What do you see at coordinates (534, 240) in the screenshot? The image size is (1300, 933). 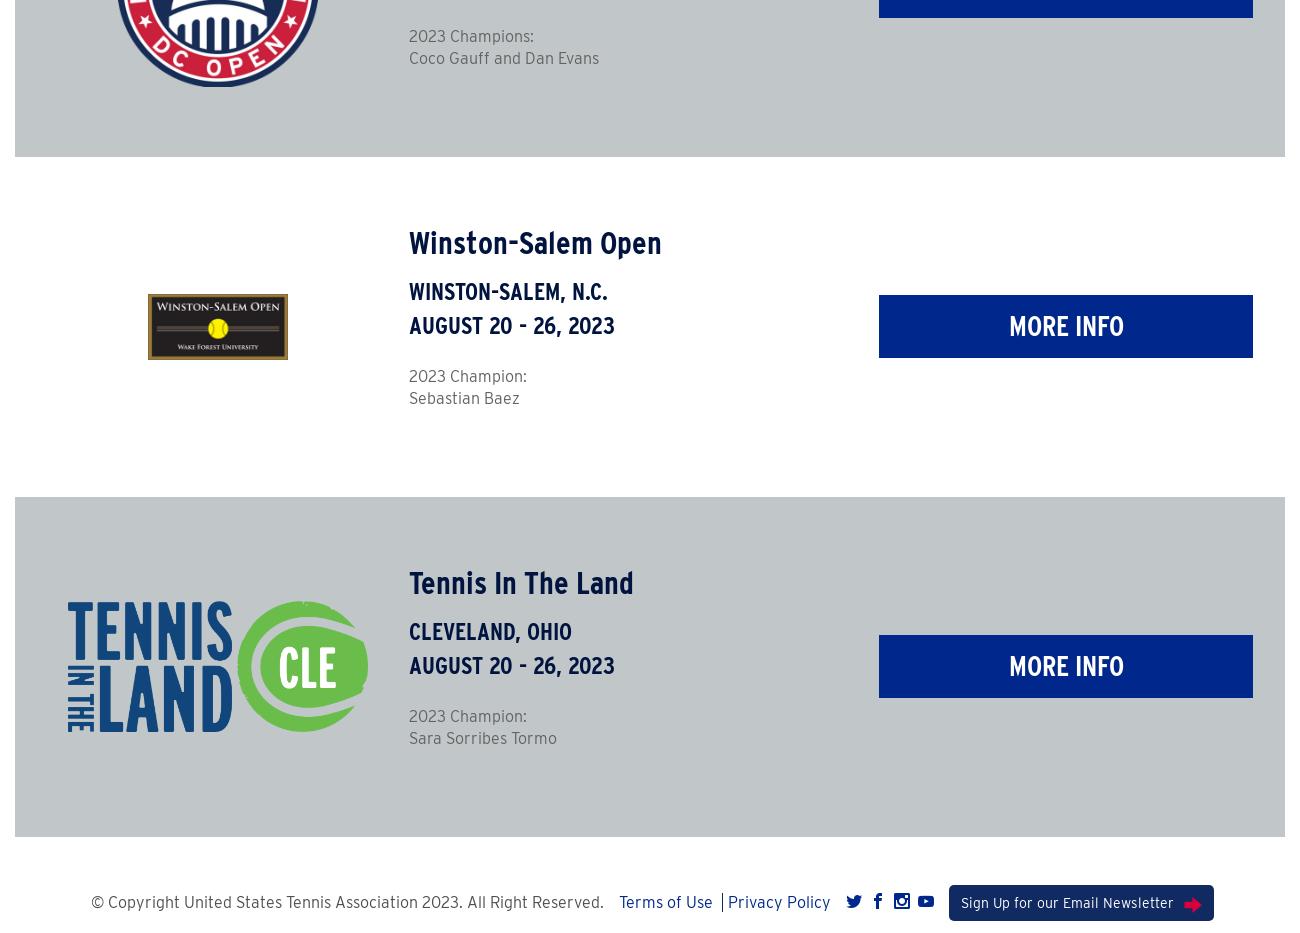 I see `'Winston-Salem Open'` at bounding box center [534, 240].